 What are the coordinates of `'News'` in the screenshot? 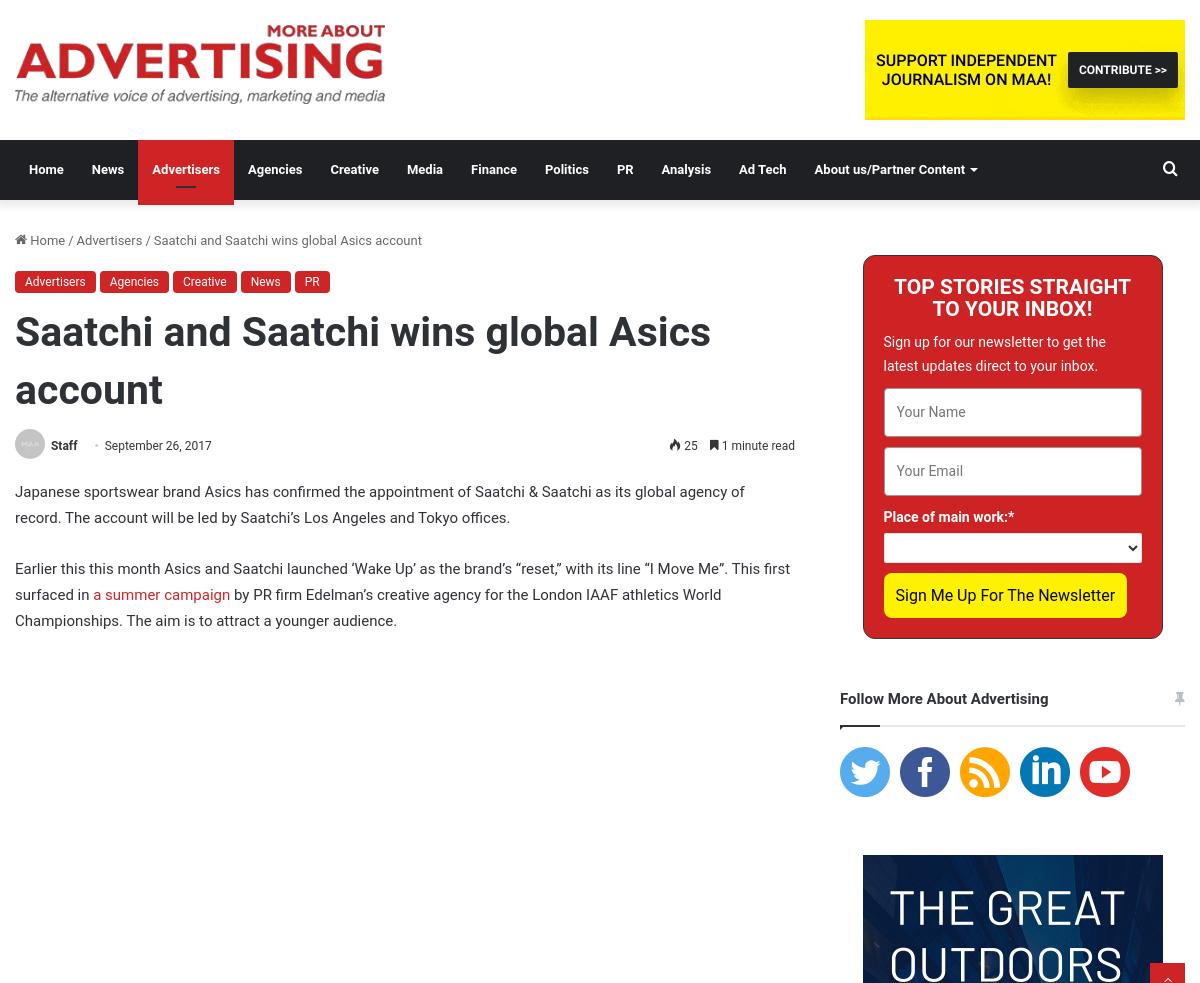 It's located at (263, 282).